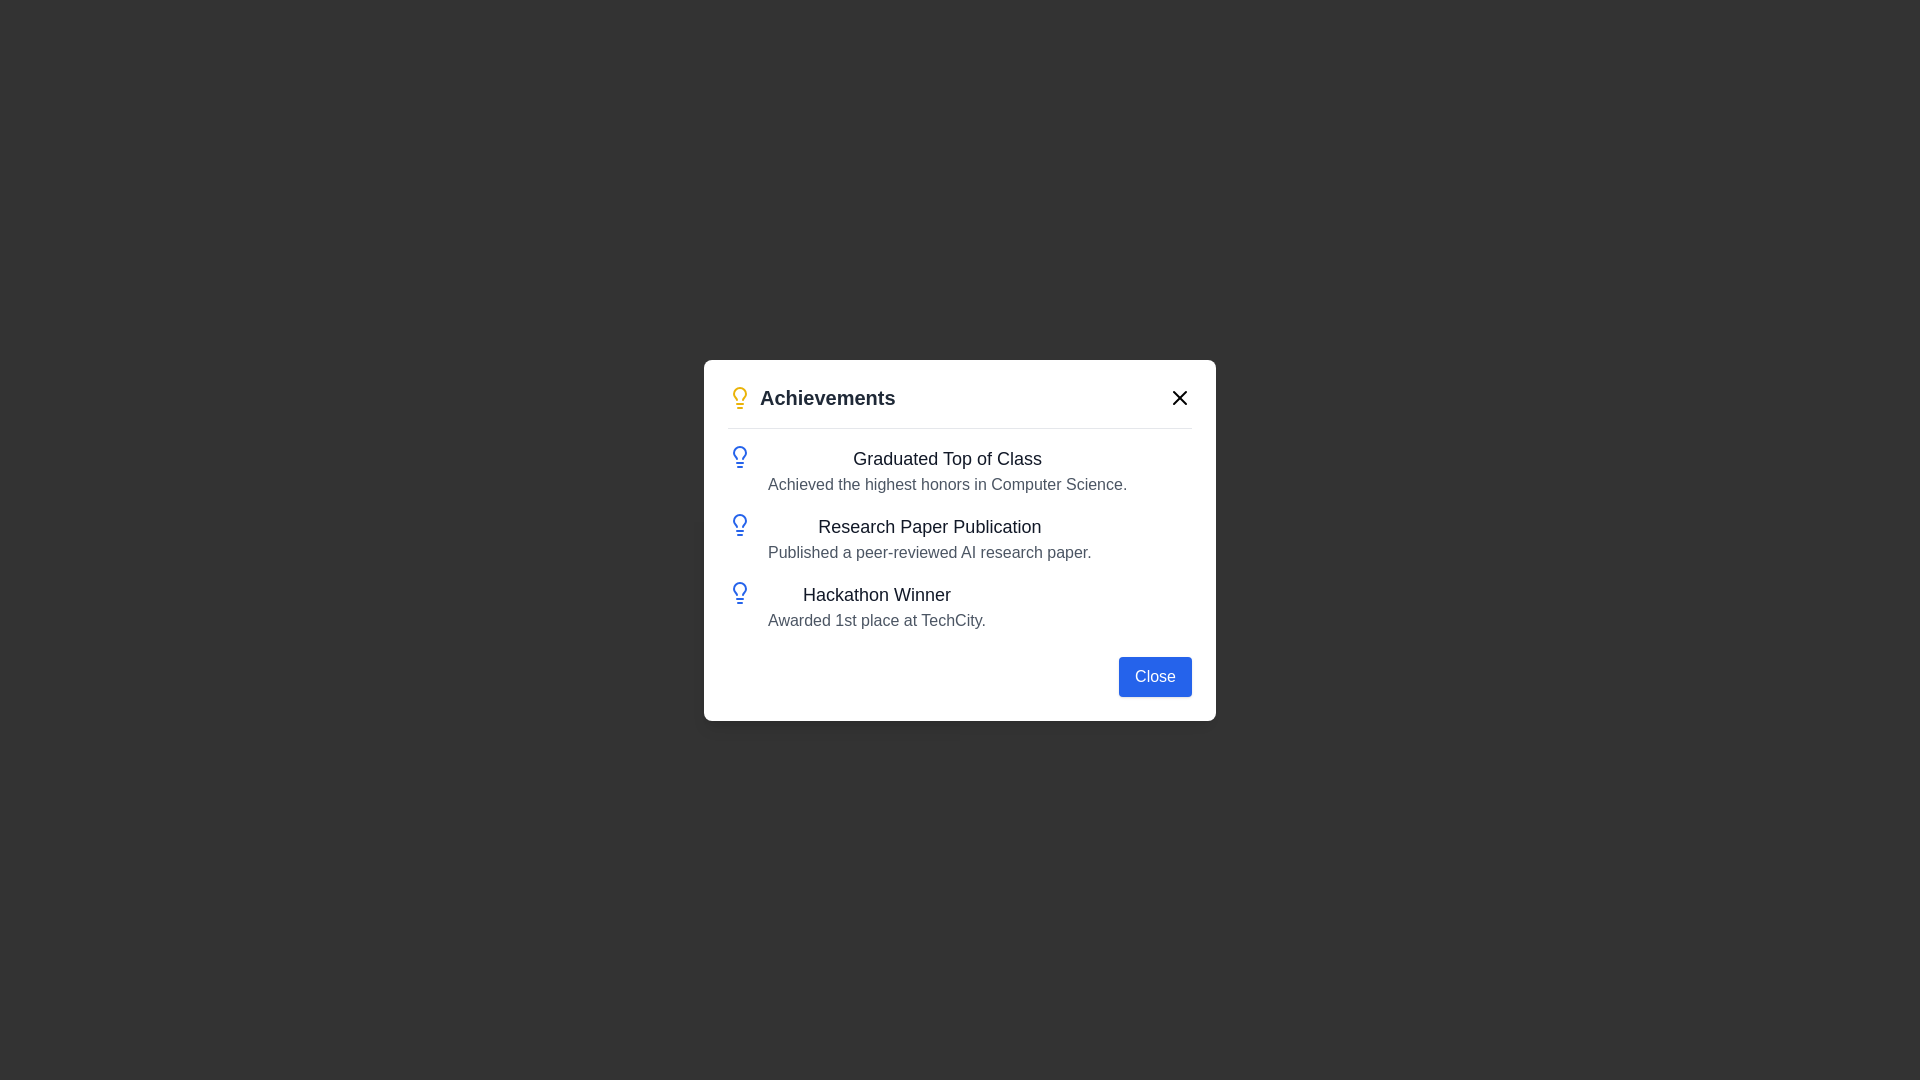 The image size is (1920, 1080). I want to click on the Close Button (an 'X' symbol) located at the top-right corner of the 'Achievements' dialog box, so click(1180, 397).